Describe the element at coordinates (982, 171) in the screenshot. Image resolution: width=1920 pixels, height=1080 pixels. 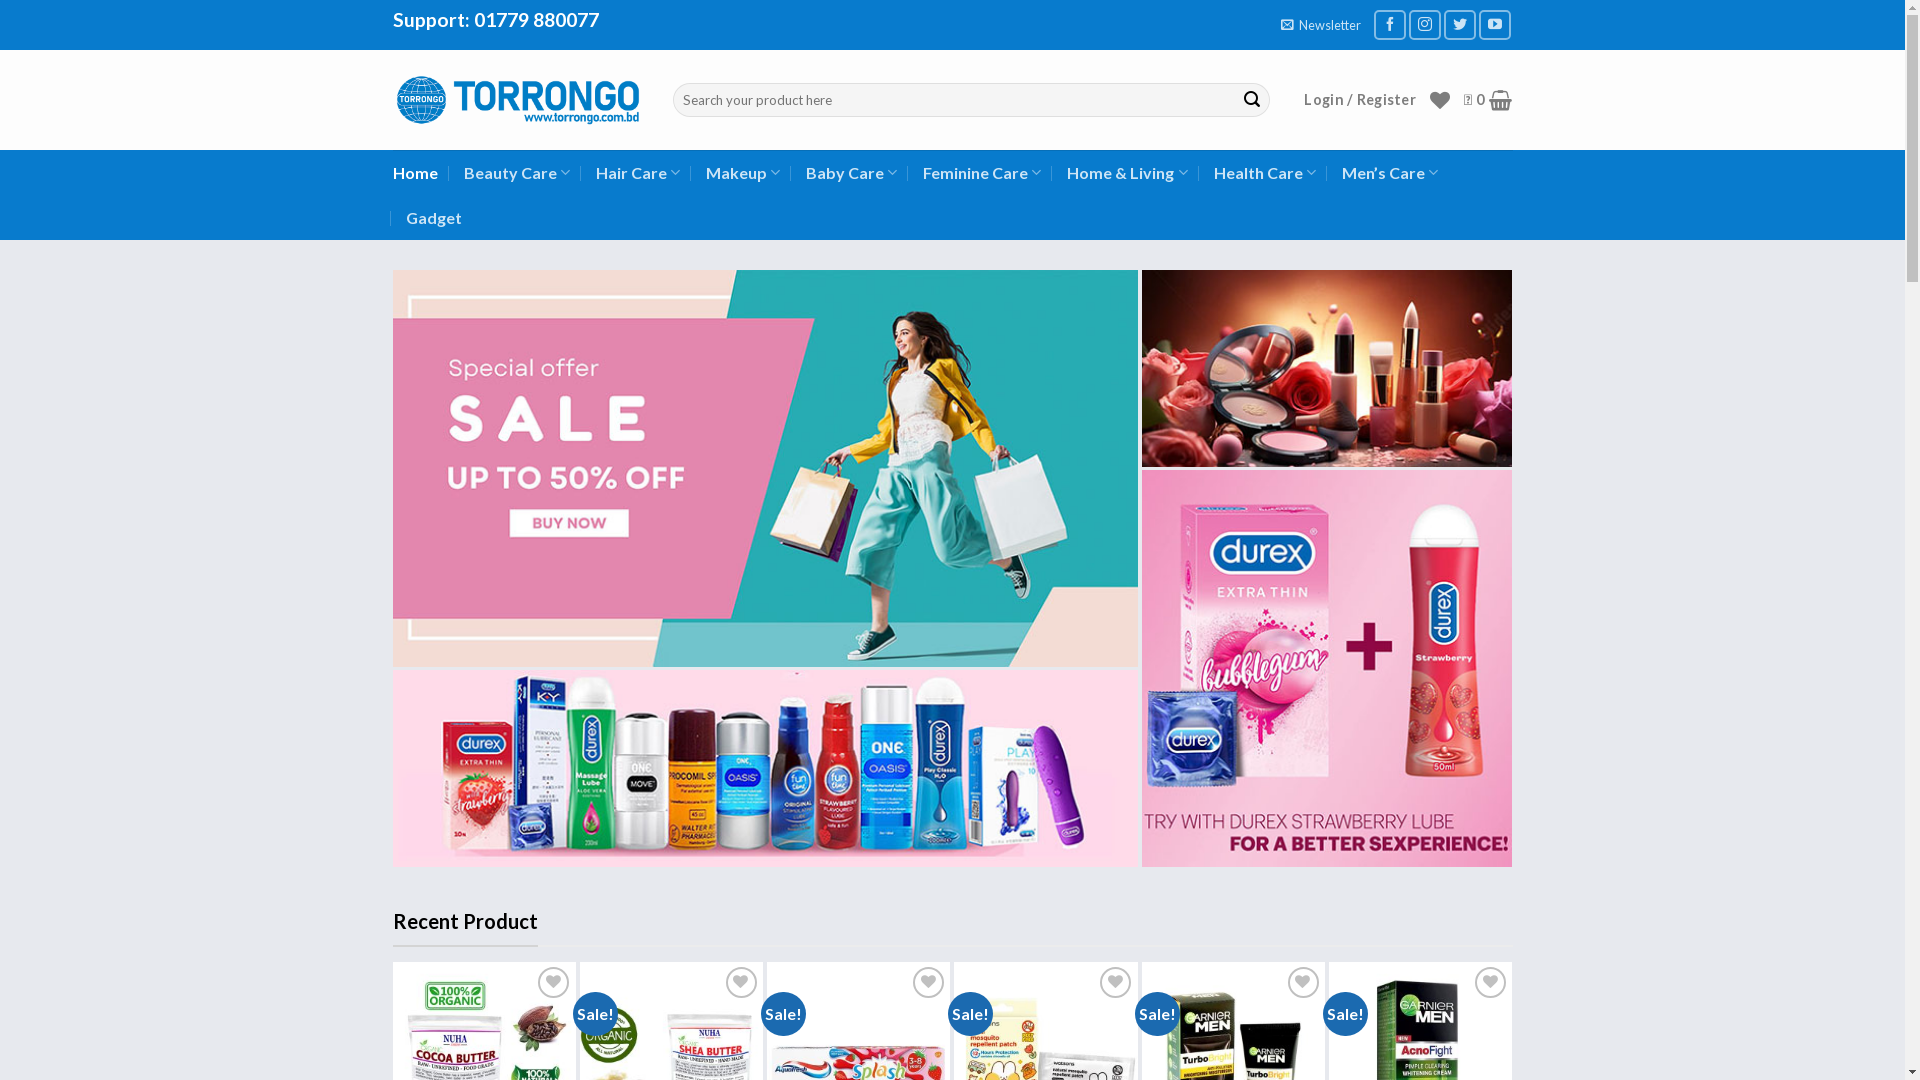
I see `'Feminine Care'` at that location.